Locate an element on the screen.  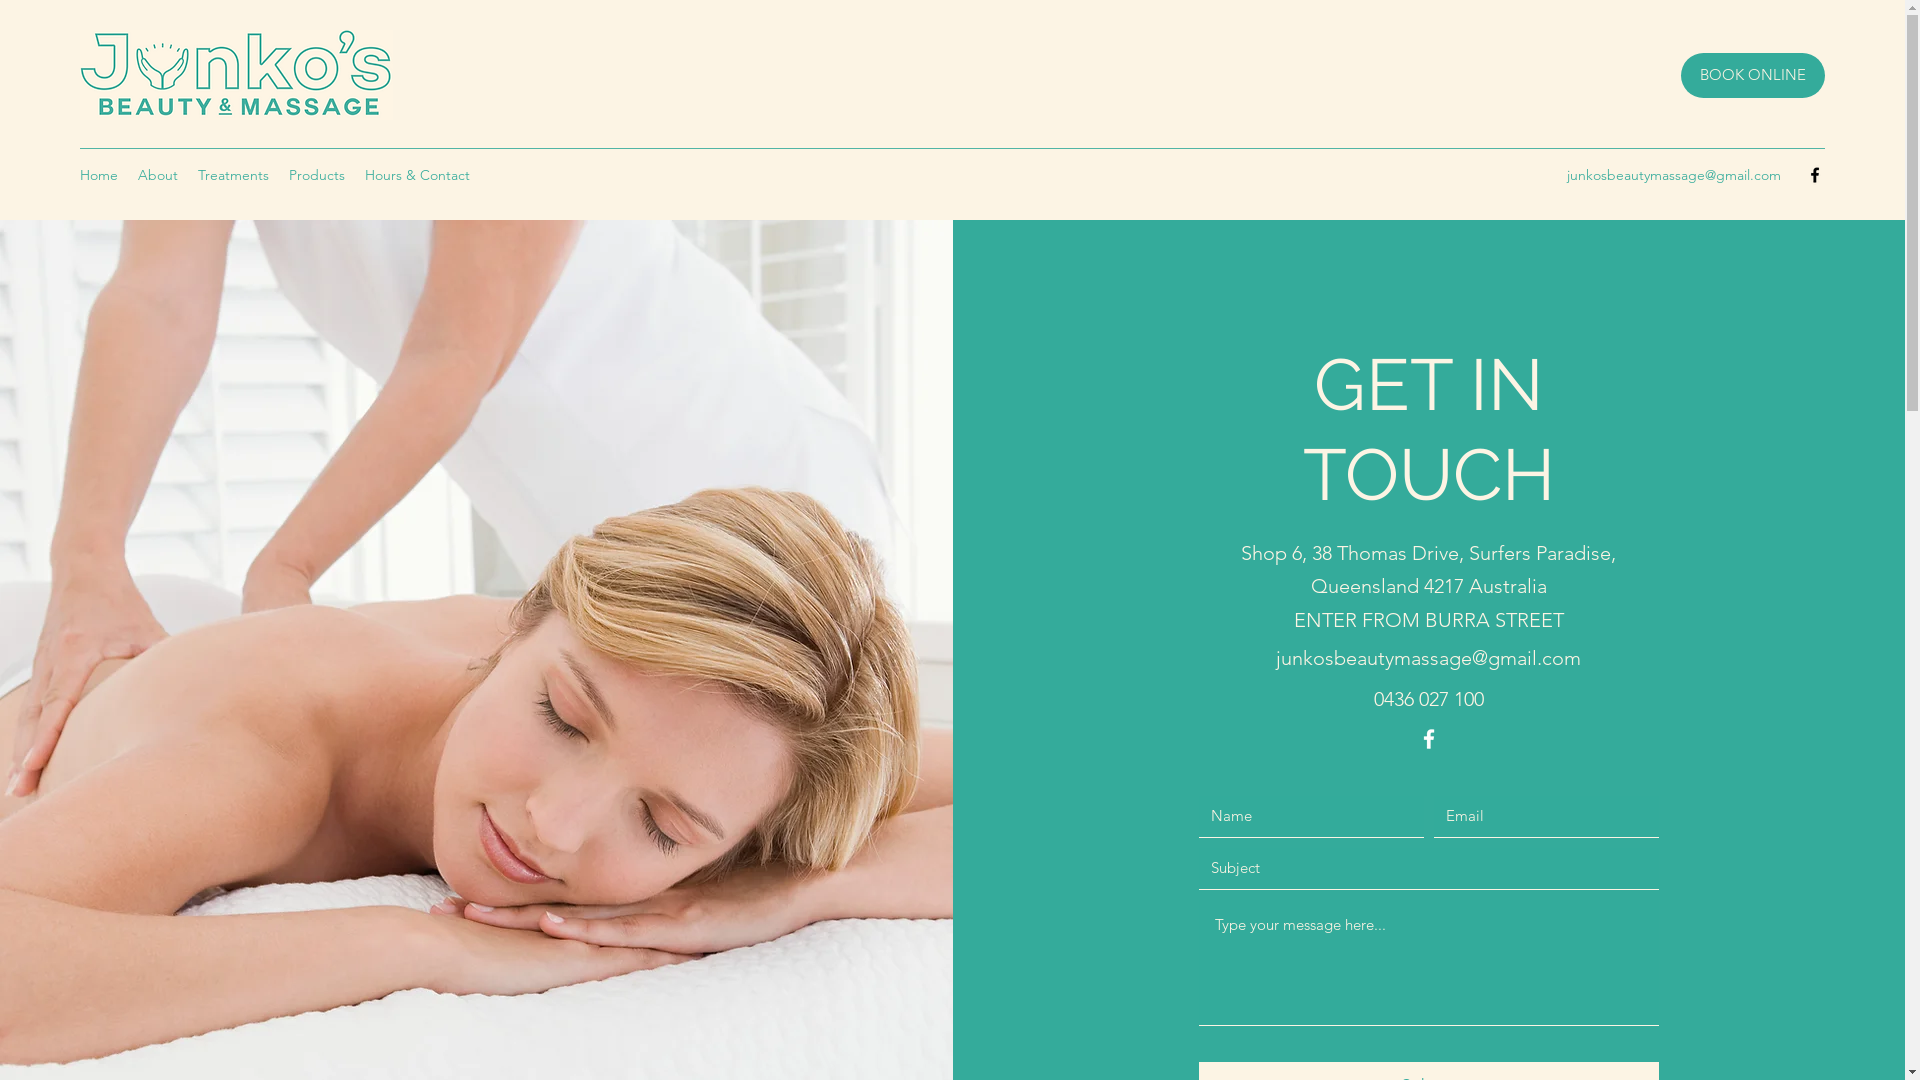
'Home' is located at coordinates (98, 173).